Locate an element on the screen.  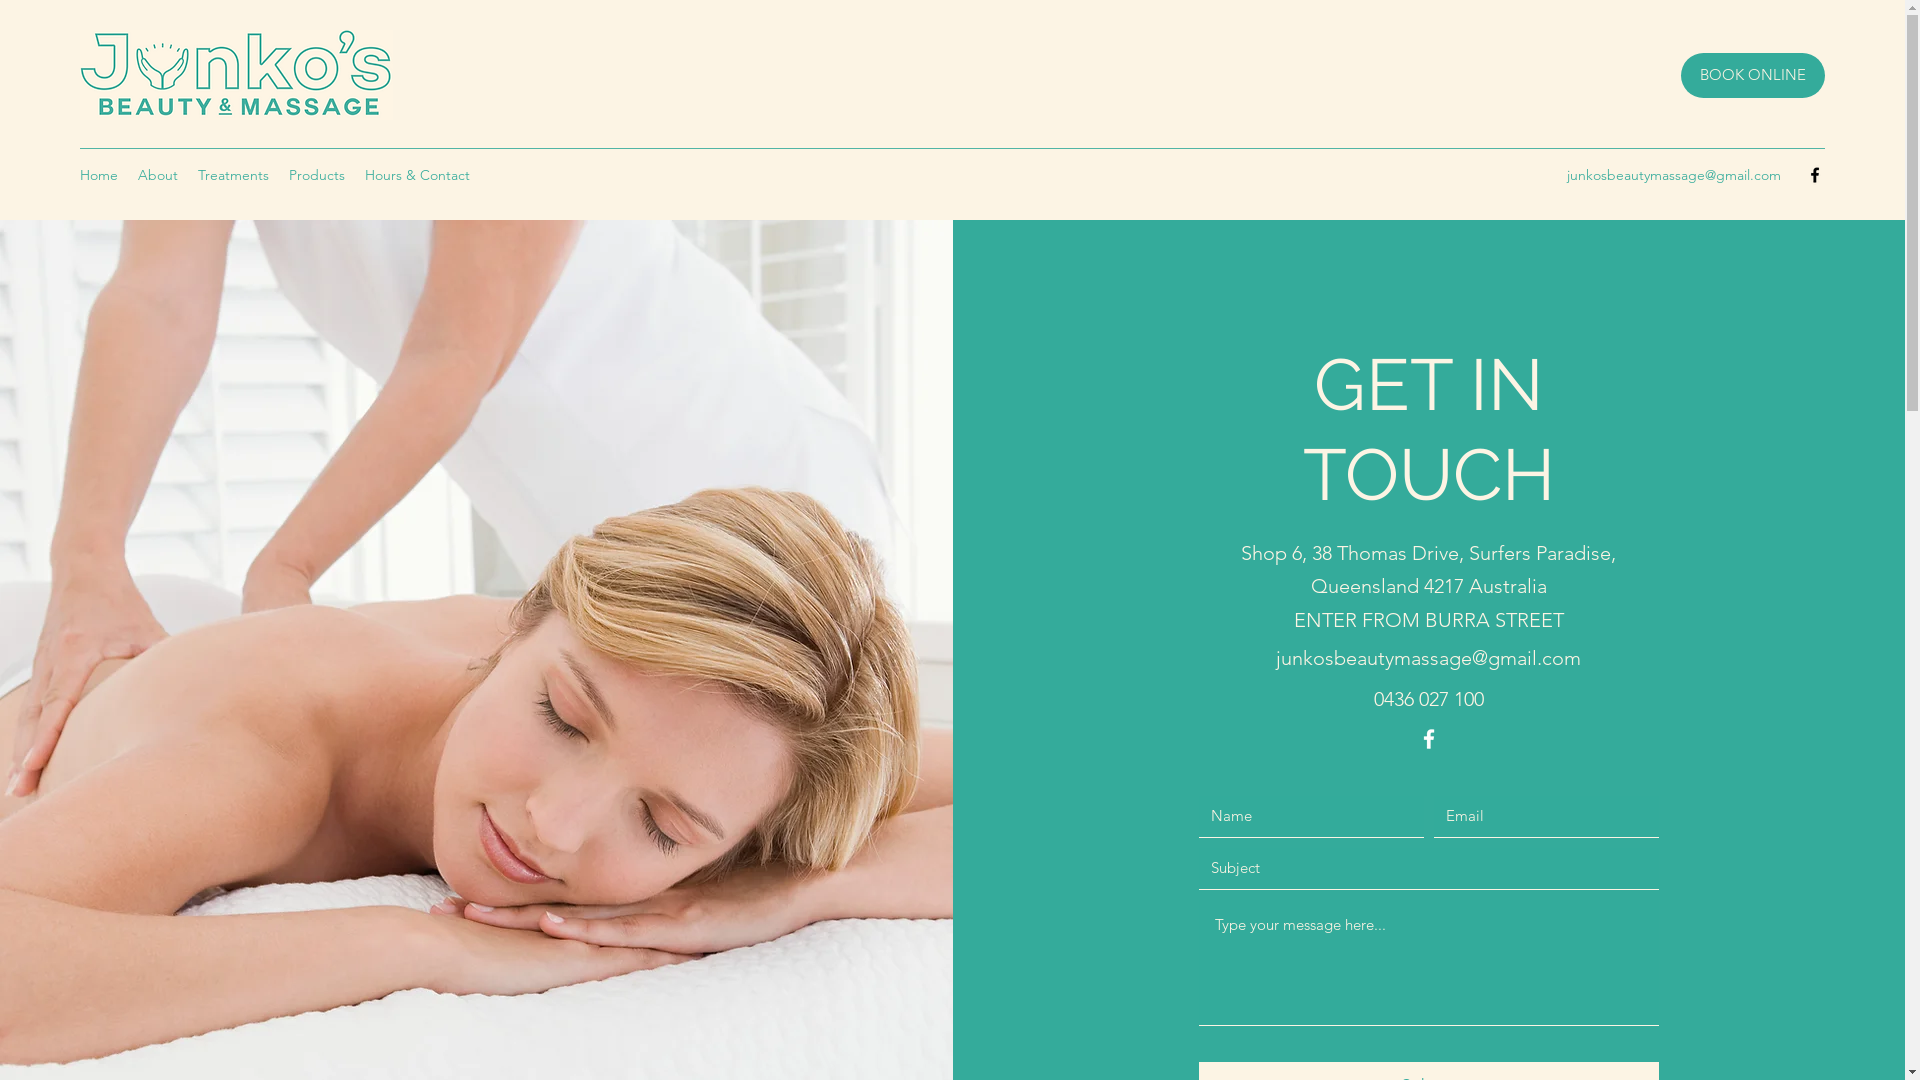
'Home' is located at coordinates (98, 173).